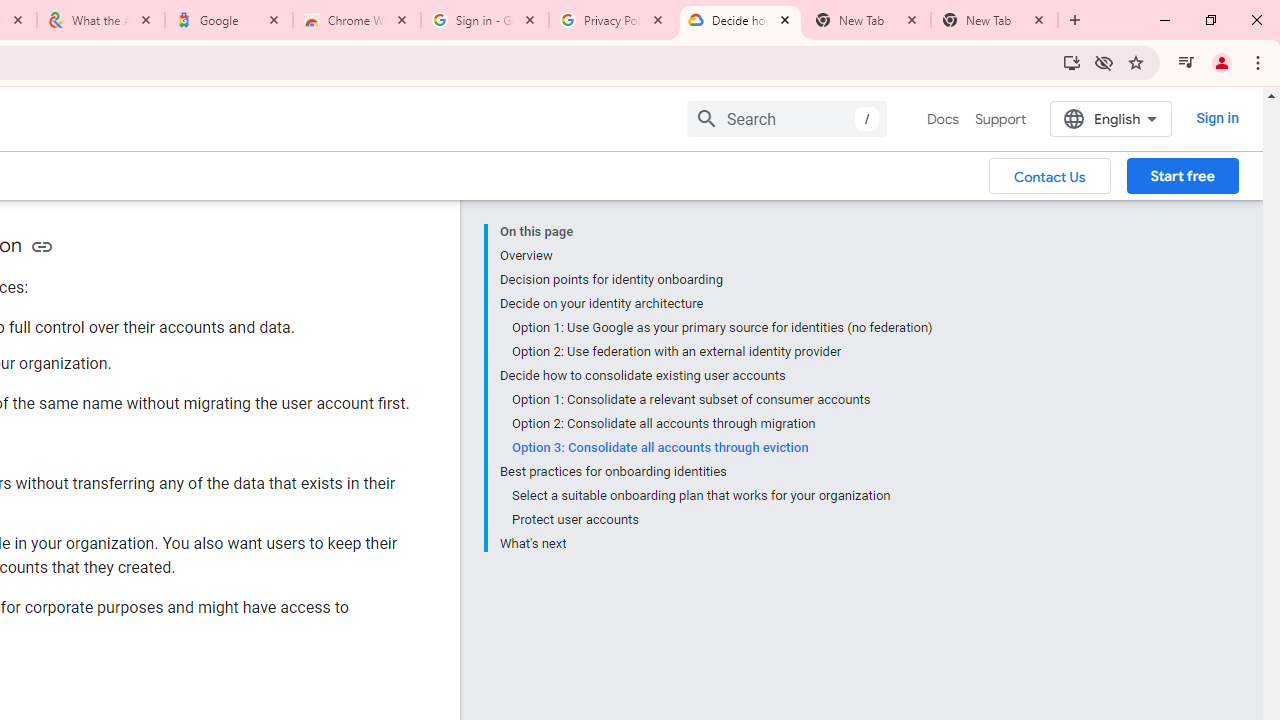 The width and height of the screenshot is (1280, 720). What do you see at coordinates (1071, 61) in the screenshot?
I see `'Install Google Cloud'` at bounding box center [1071, 61].